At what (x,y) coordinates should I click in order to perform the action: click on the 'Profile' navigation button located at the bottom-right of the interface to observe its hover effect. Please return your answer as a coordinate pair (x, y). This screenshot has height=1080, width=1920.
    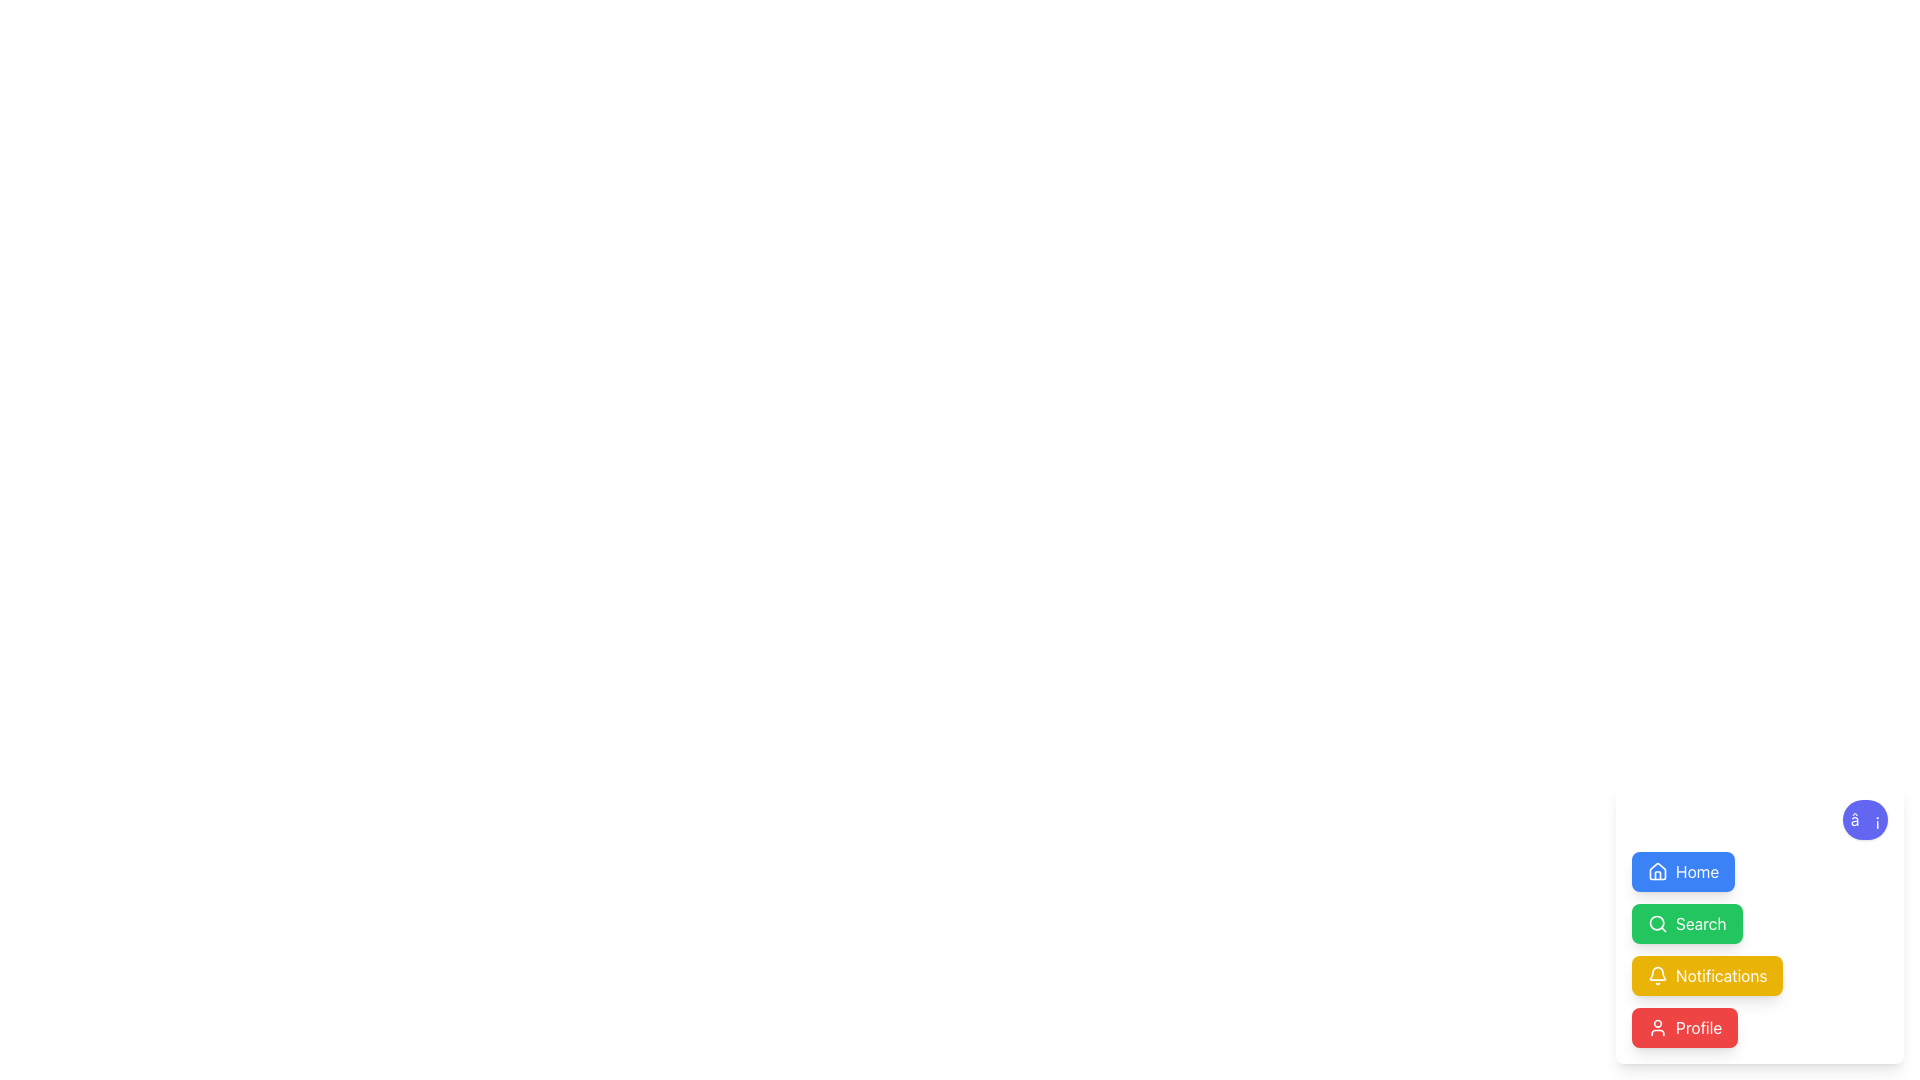
    Looking at the image, I should click on (1684, 1028).